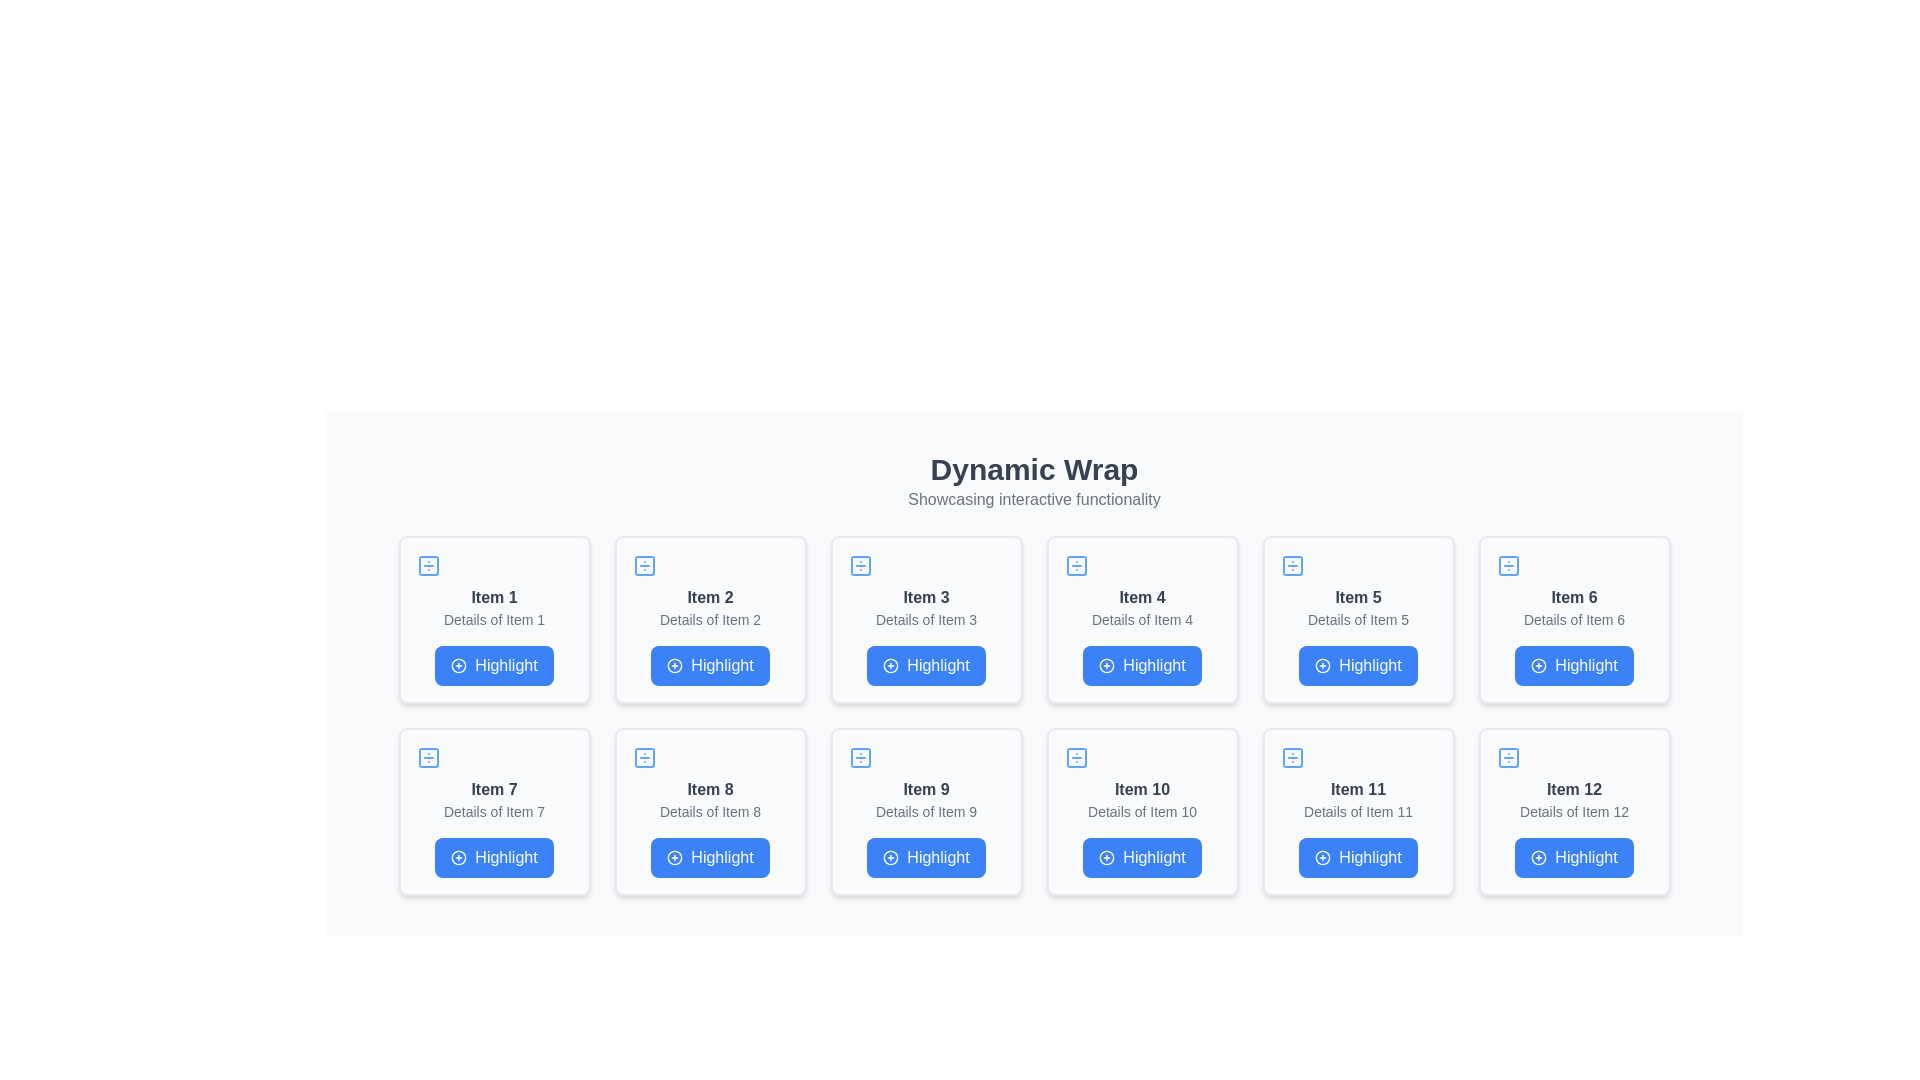 This screenshot has height=1080, width=1920. I want to click on the circular SVG icon with a plus symbol inside the blue 'Highlight' button located in row 3, column 3 of the grid layout, so click(890, 856).